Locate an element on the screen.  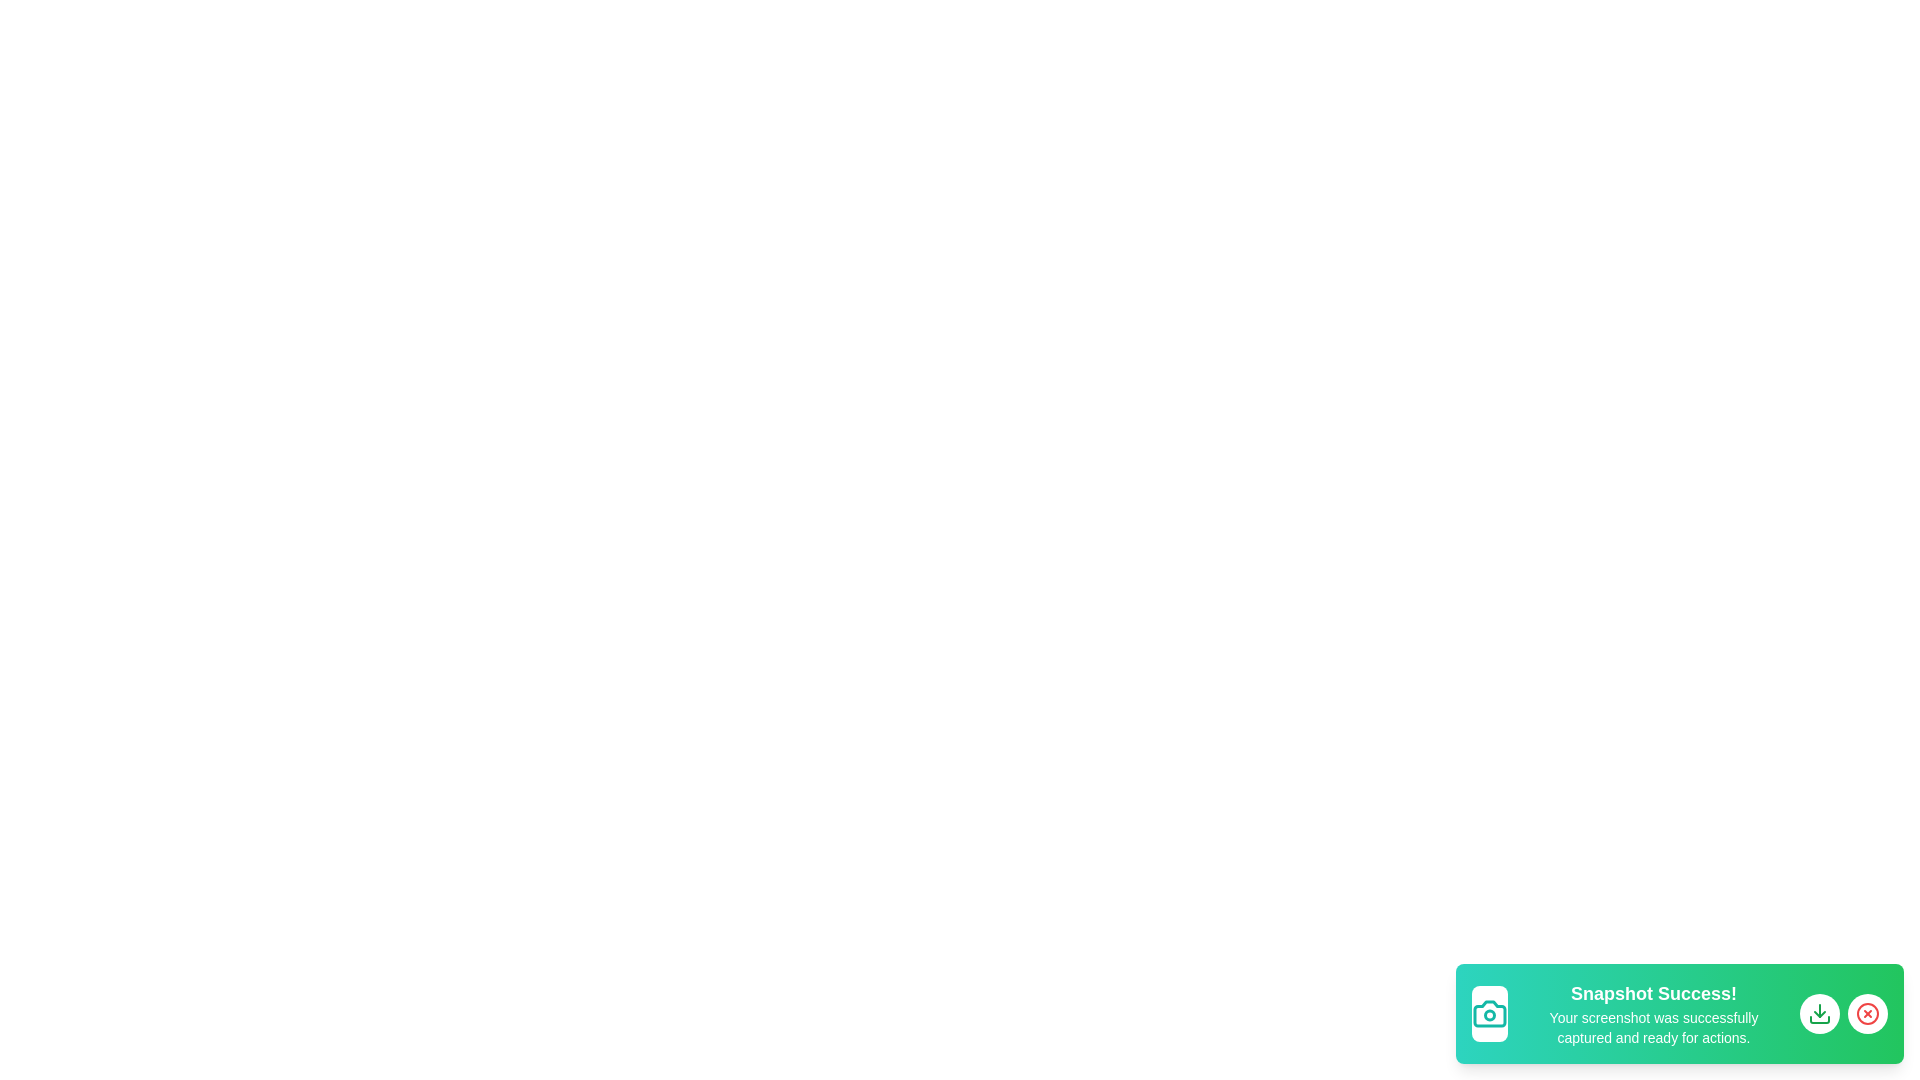
the camera icon to observe its details is located at coordinates (1489, 1014).